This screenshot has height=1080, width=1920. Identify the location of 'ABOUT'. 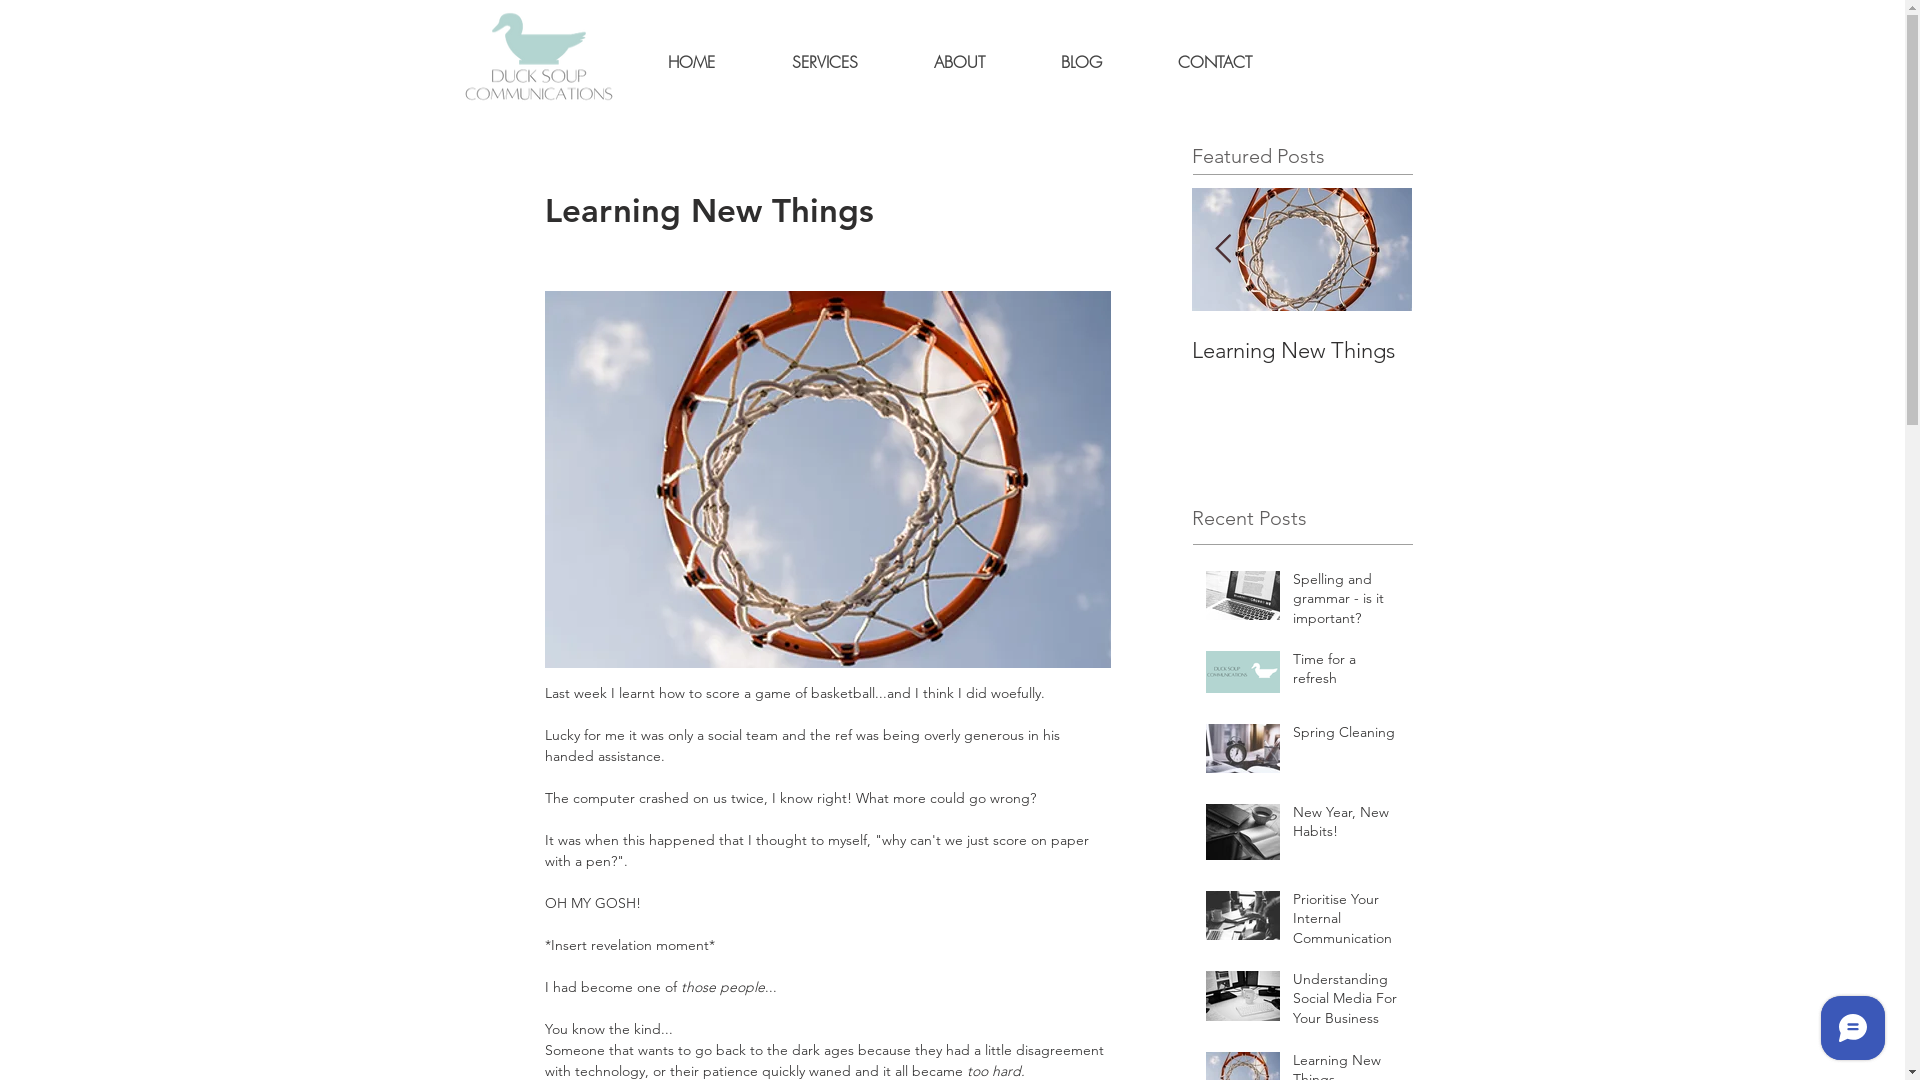
(958, 61).